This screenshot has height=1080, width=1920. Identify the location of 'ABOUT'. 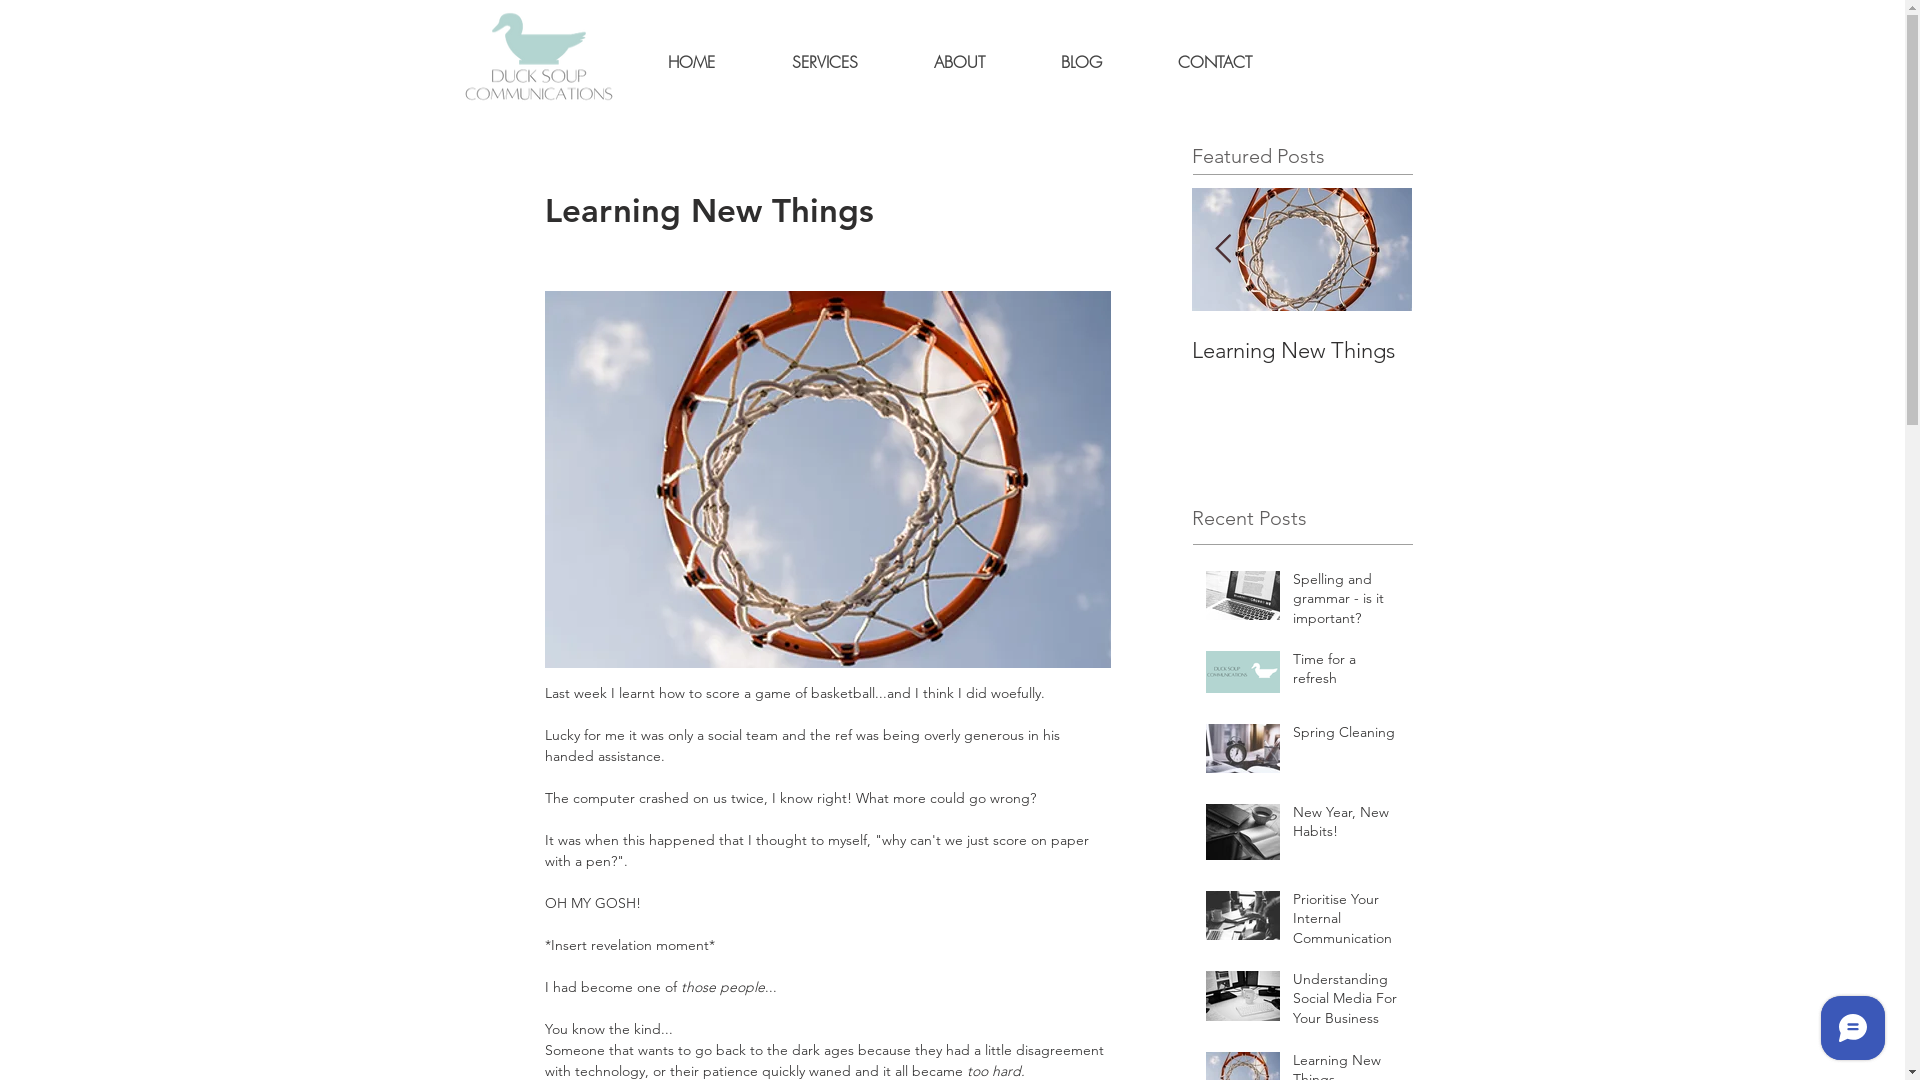
(958, 61).